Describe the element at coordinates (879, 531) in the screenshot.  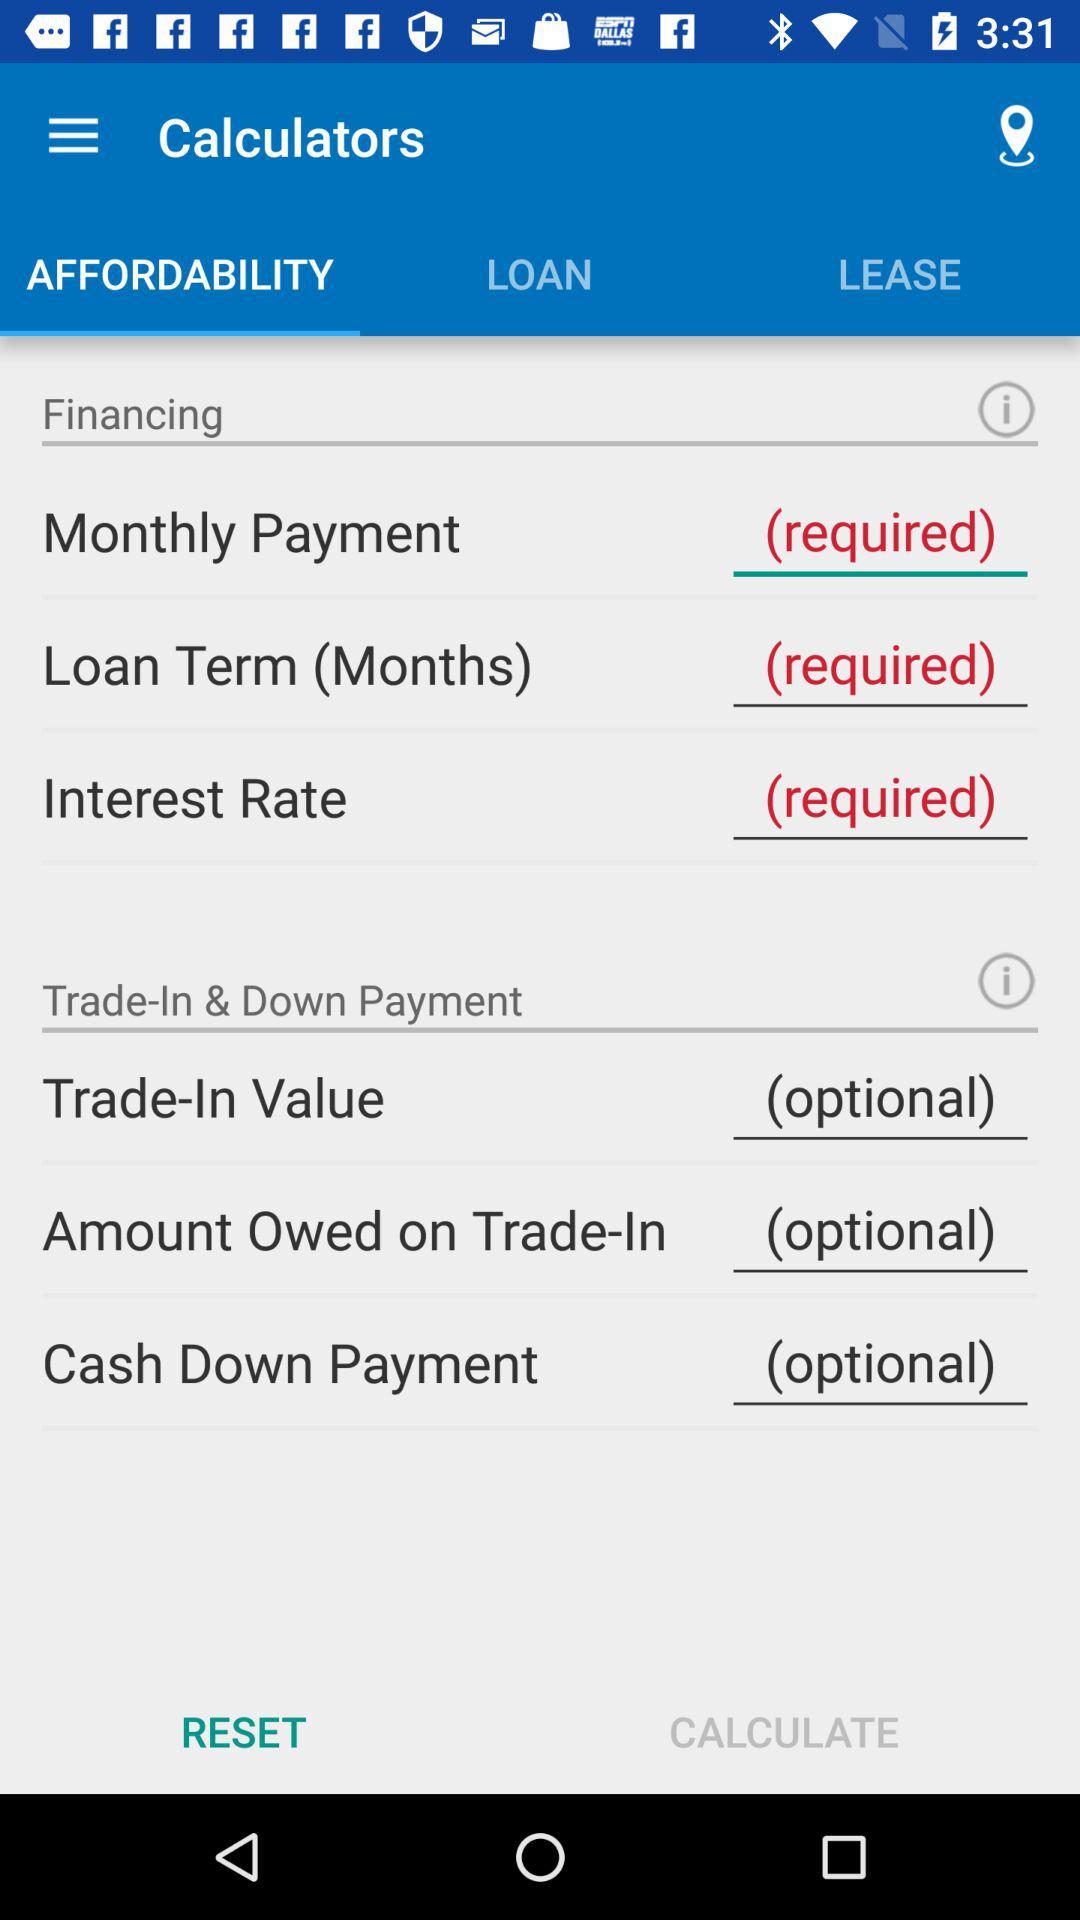
I see `the monthly payment here` at that location.